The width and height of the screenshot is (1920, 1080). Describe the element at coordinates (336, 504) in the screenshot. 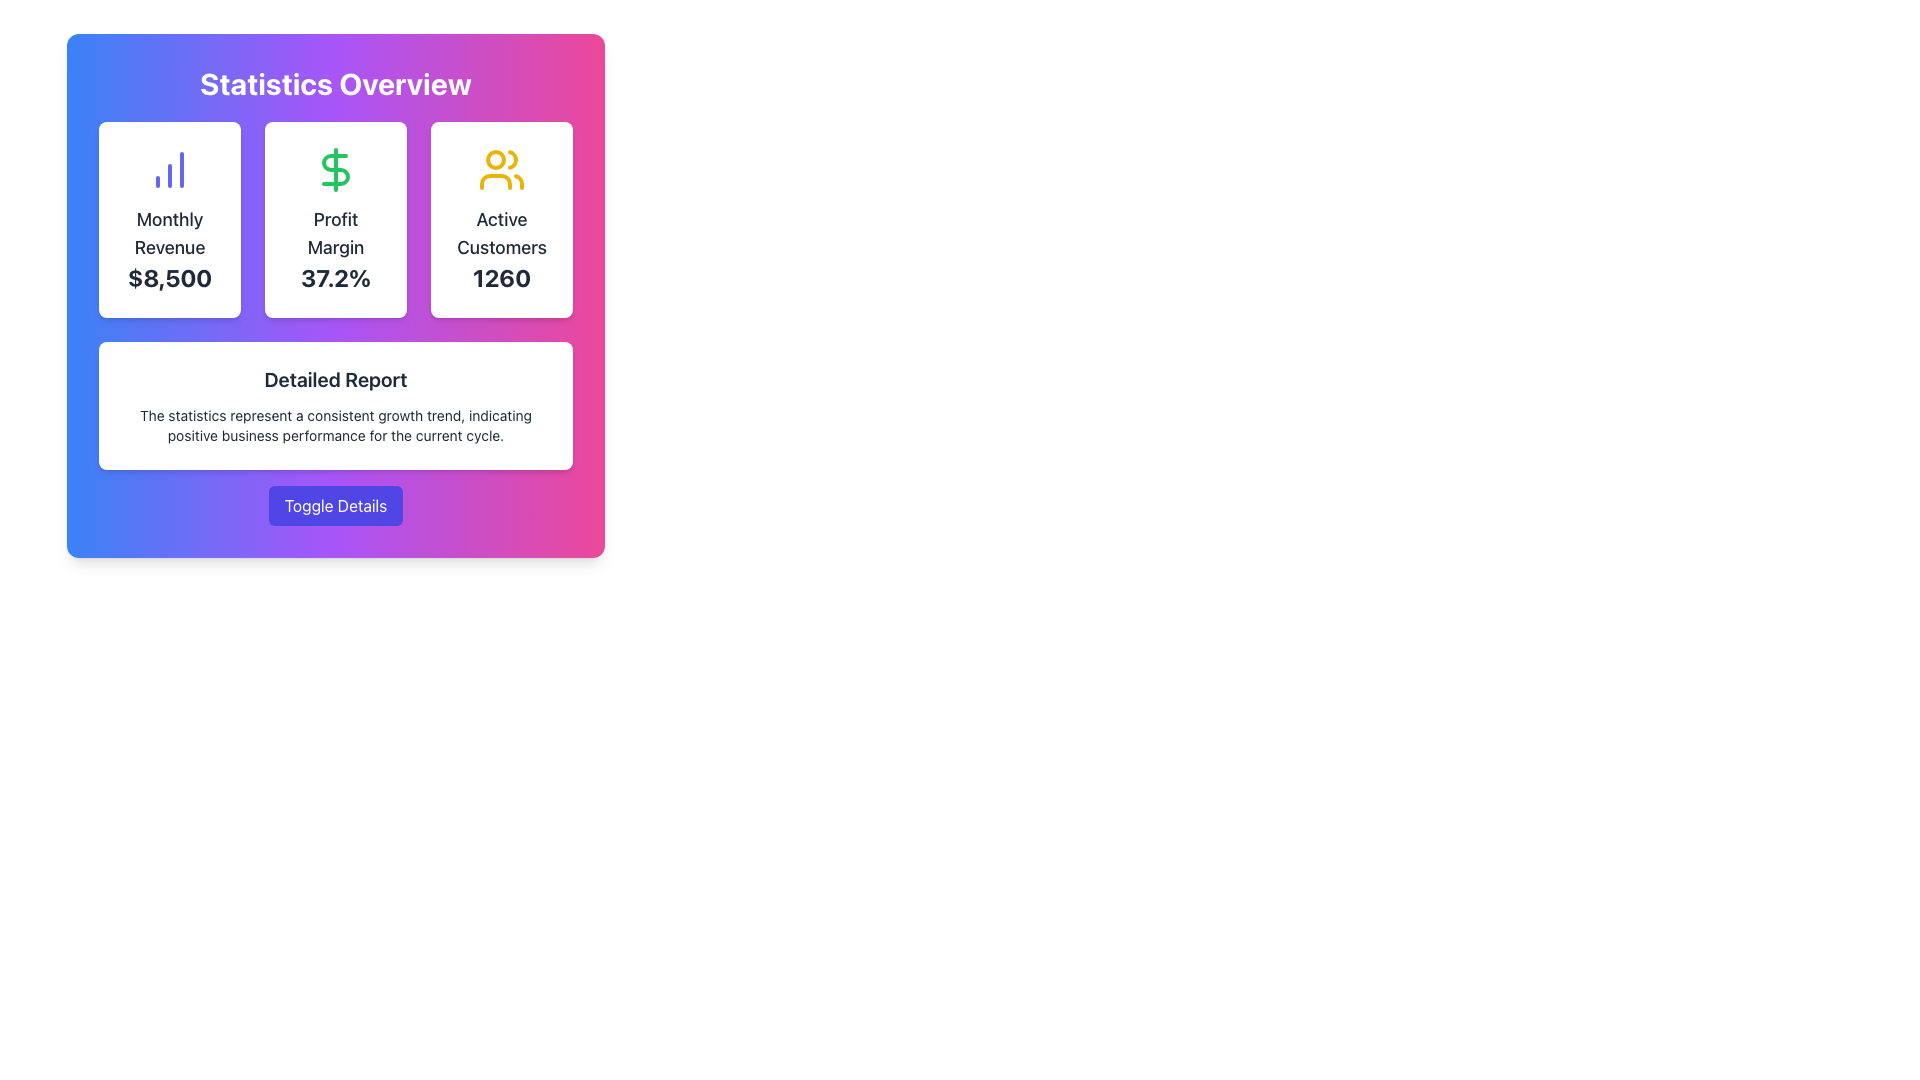

I see `the blue button labeled 'Toggle Details' to trigger the hover effects` at that location.